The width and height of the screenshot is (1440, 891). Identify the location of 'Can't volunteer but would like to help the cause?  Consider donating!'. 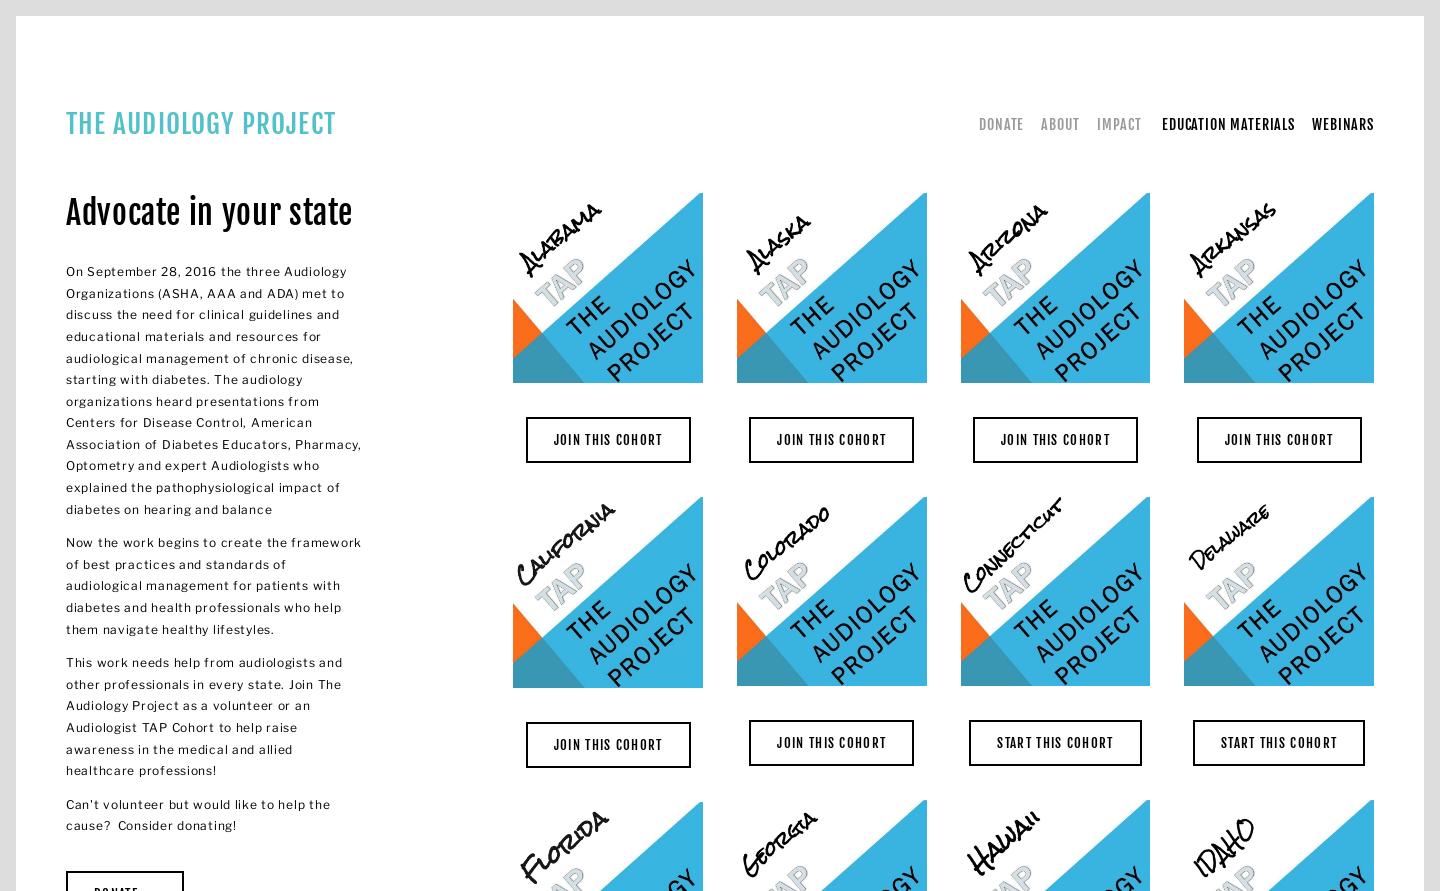
(65, 813).